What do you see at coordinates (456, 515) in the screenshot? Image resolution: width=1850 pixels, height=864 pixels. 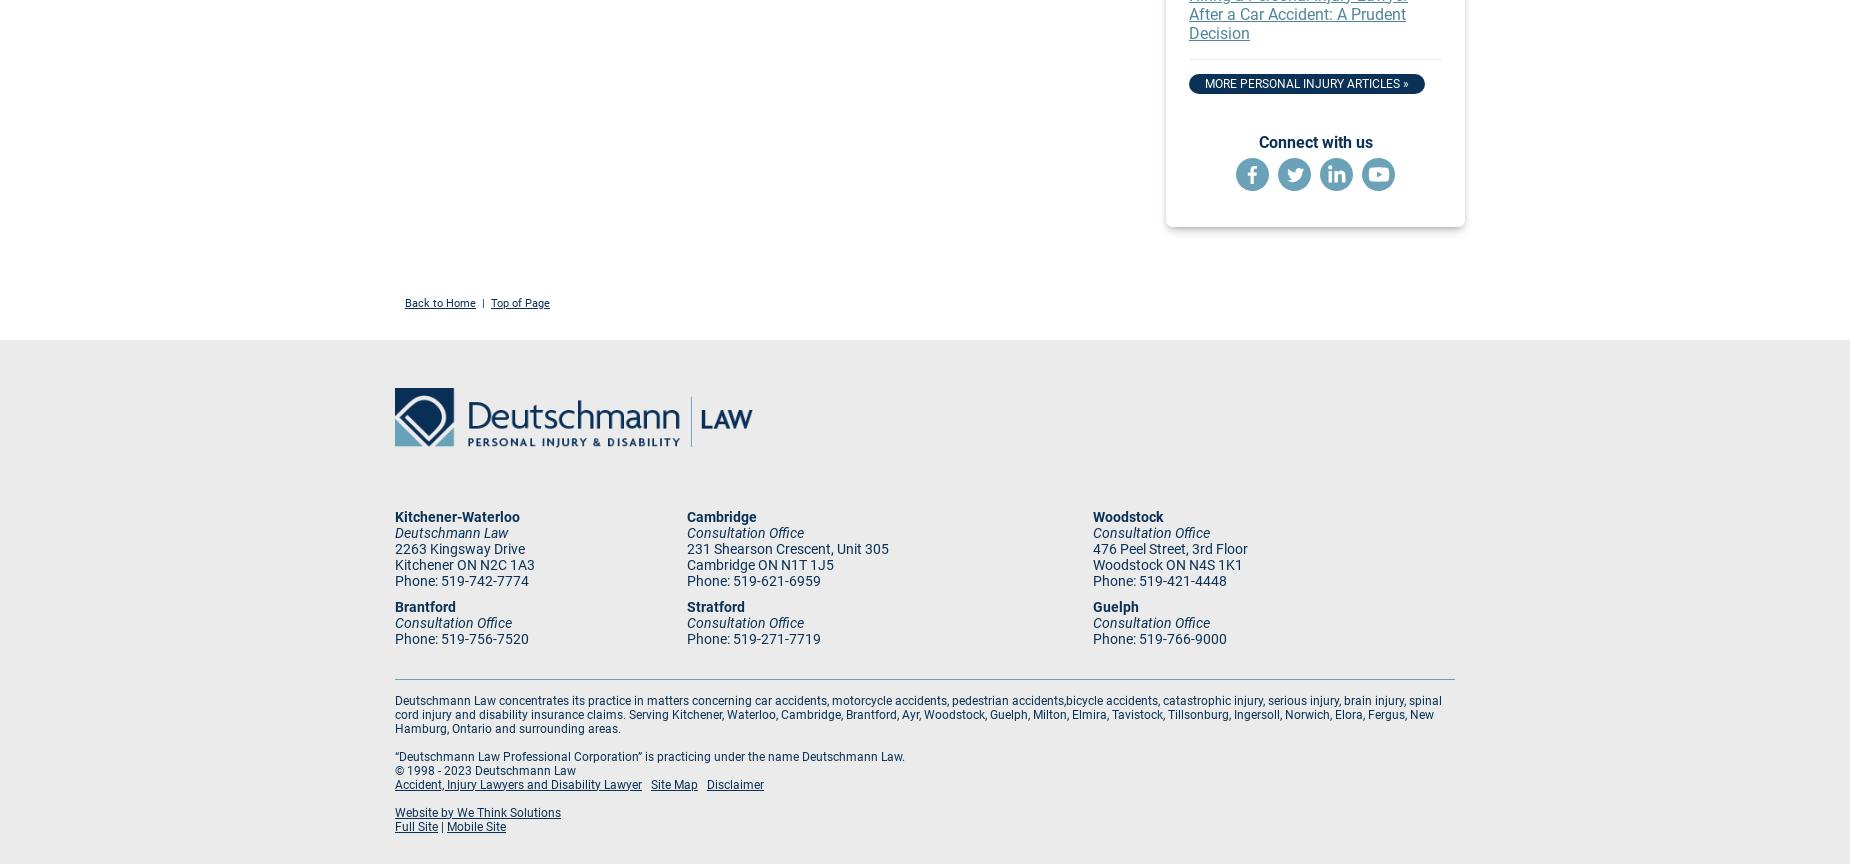 I see `'Kitchener-Waterloo'` at bounding box center [456, 515].